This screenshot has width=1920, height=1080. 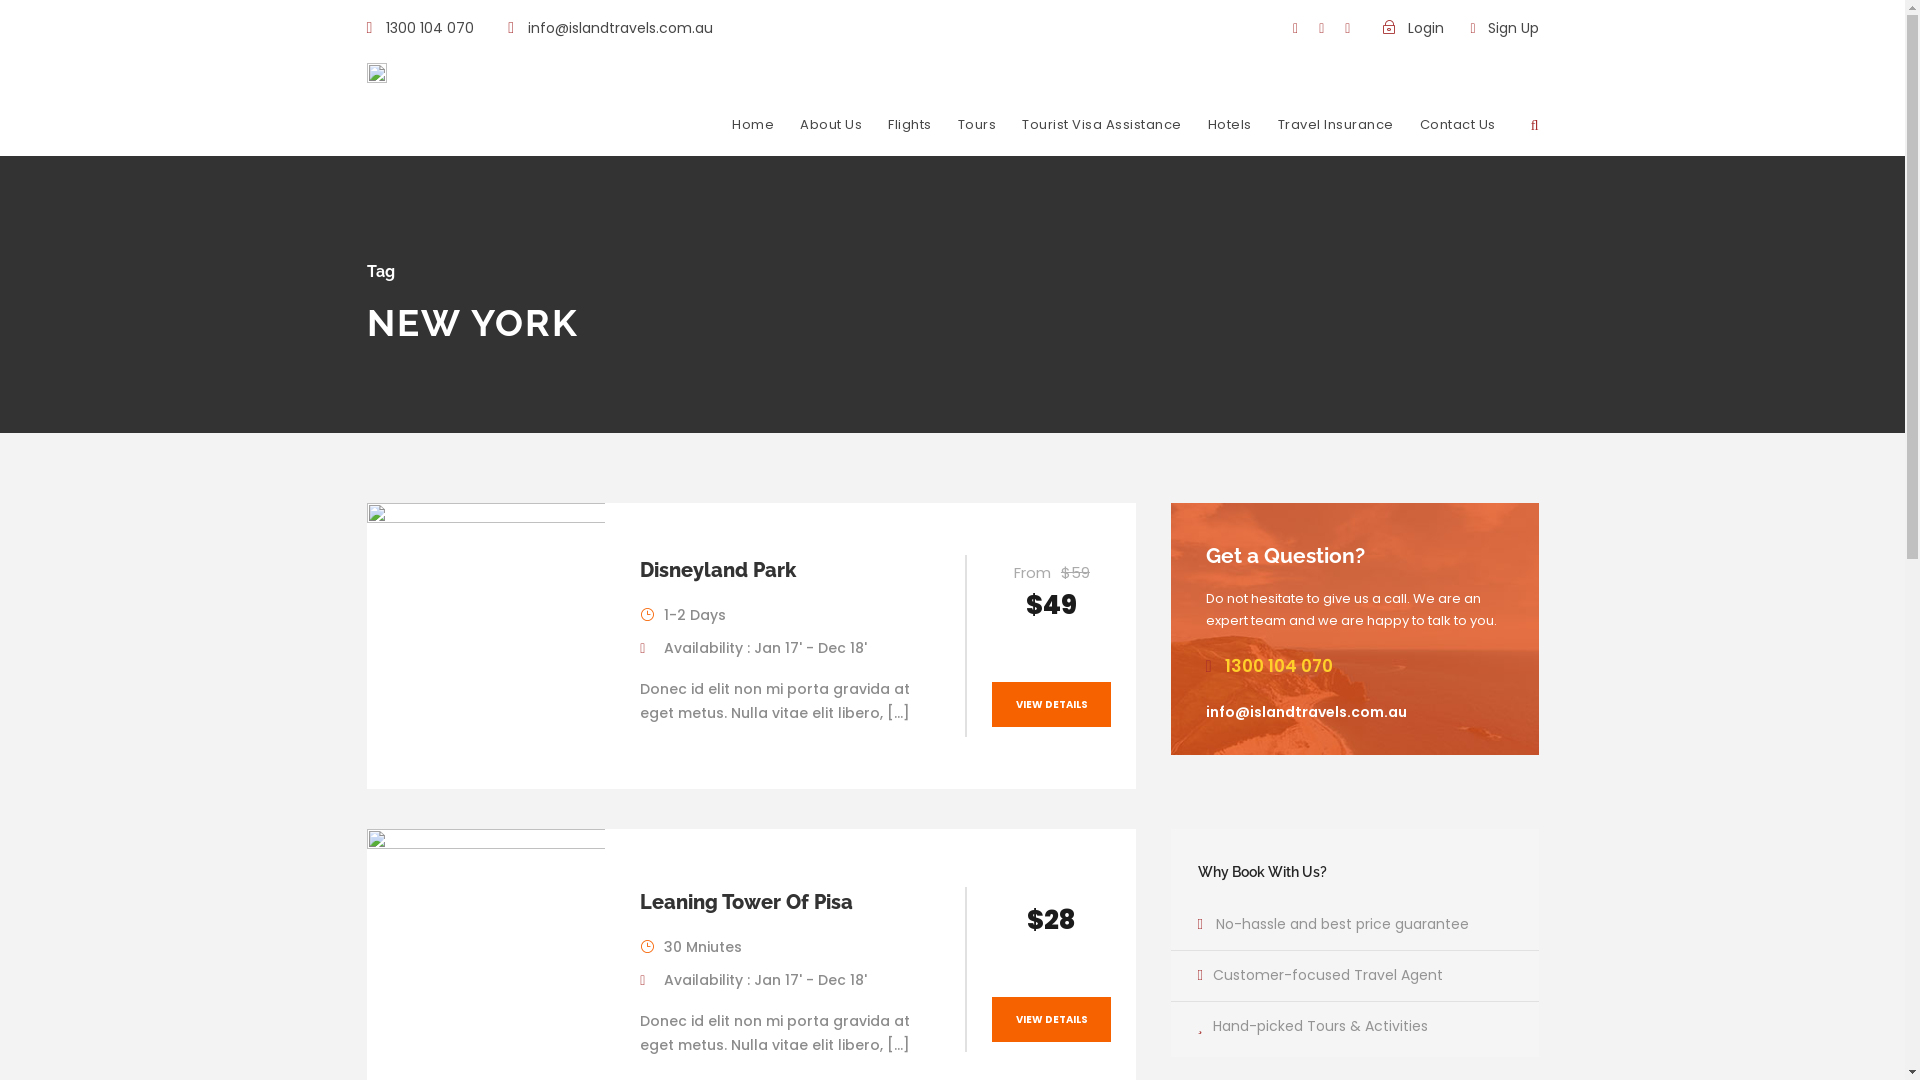 I want to click on 'Home', so click(x=752, y=135).